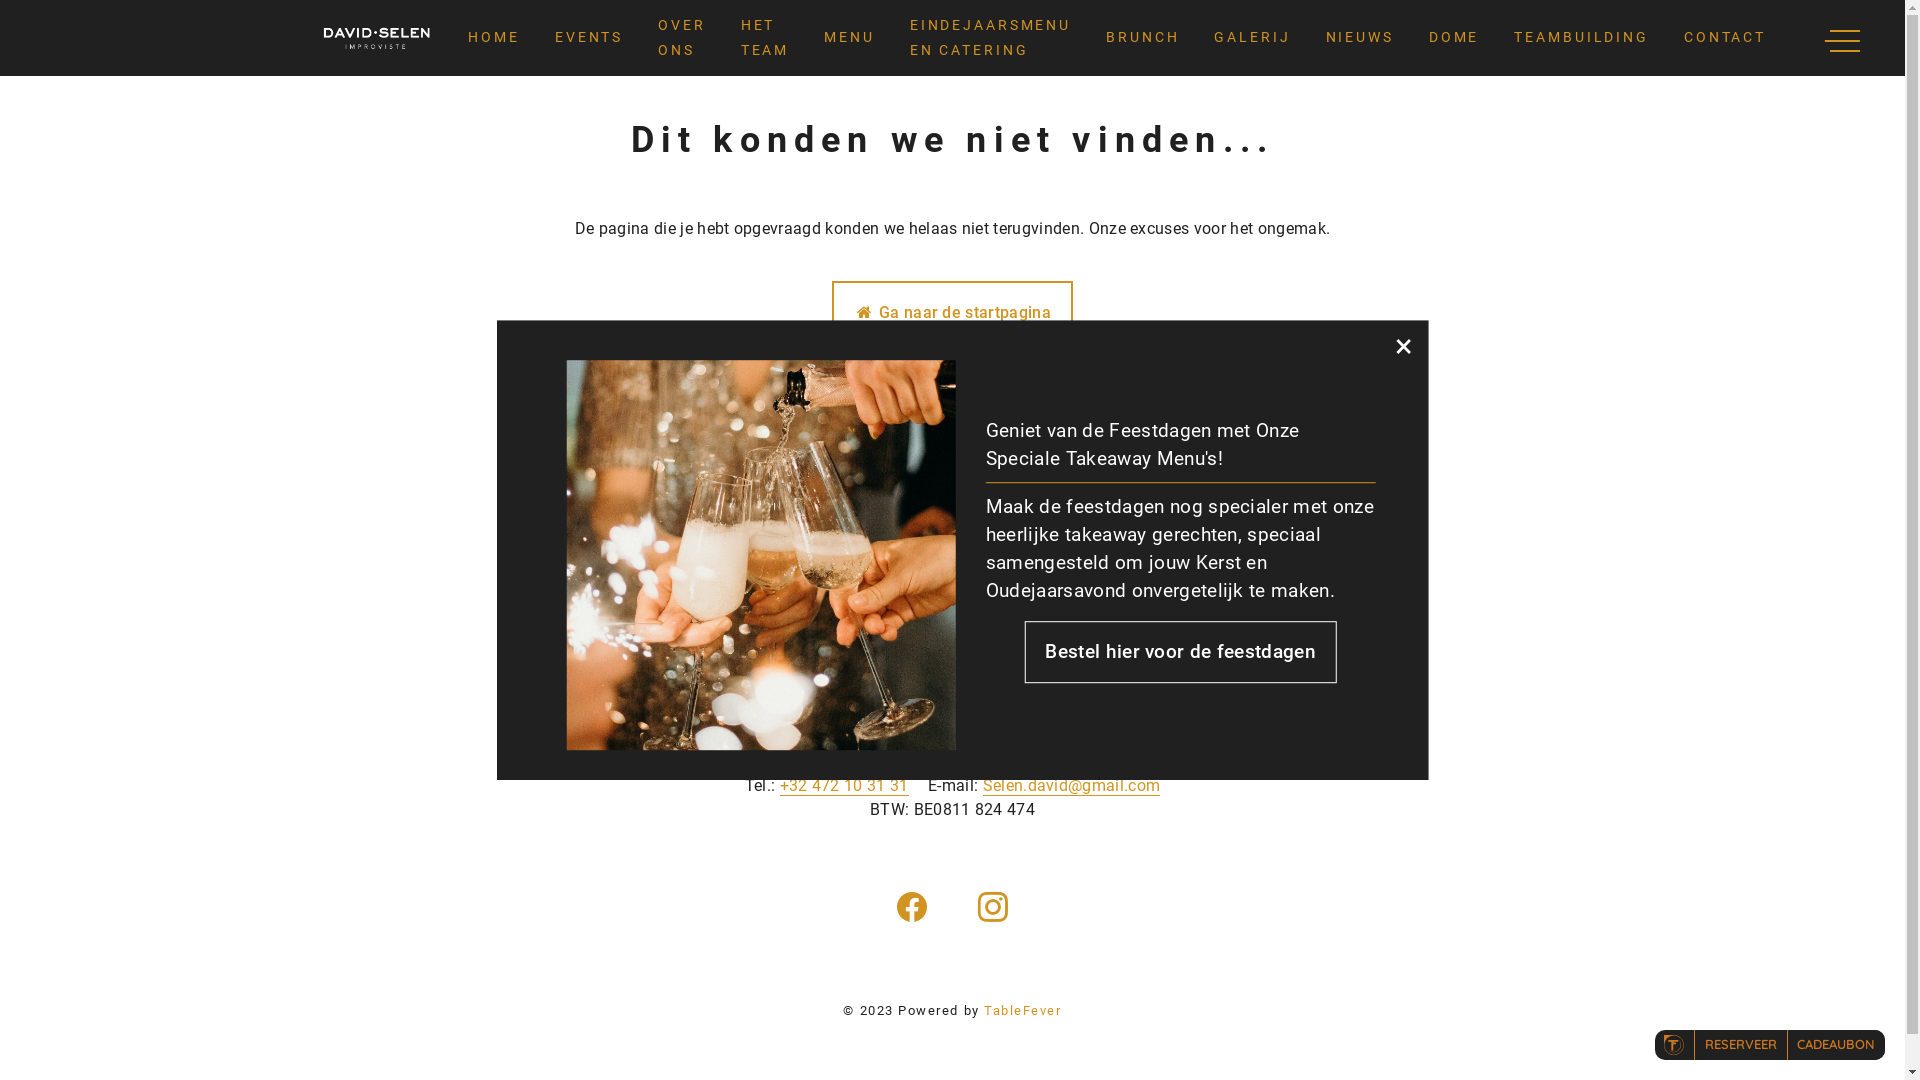 This screenshot has height=1080, width=1920. Describe the element at coordinates (1325, 38) in the screenshot. I see `'NIEUWS'` at that location.